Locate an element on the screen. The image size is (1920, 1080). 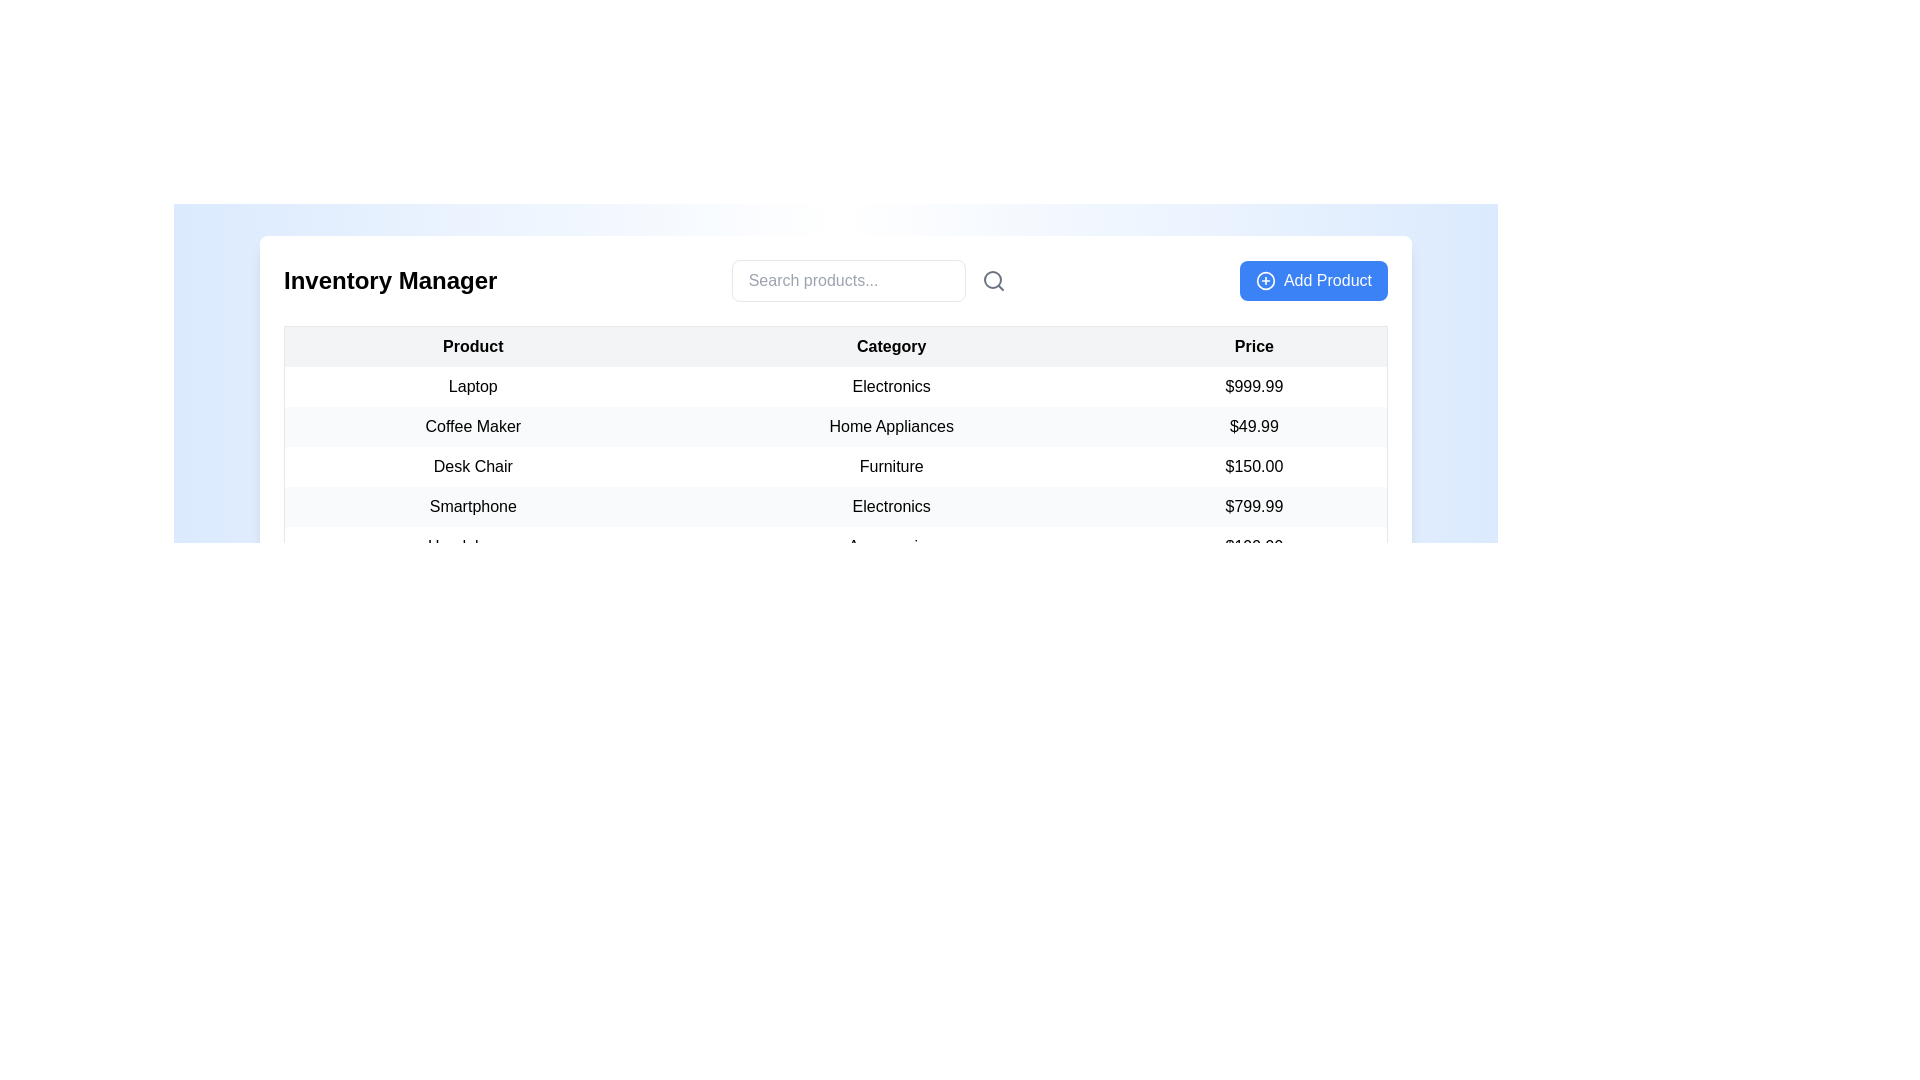
the text input box with rounded corners and placeholder text 'Search products...' located centrally in the header section is located at coordinates (835, 281).